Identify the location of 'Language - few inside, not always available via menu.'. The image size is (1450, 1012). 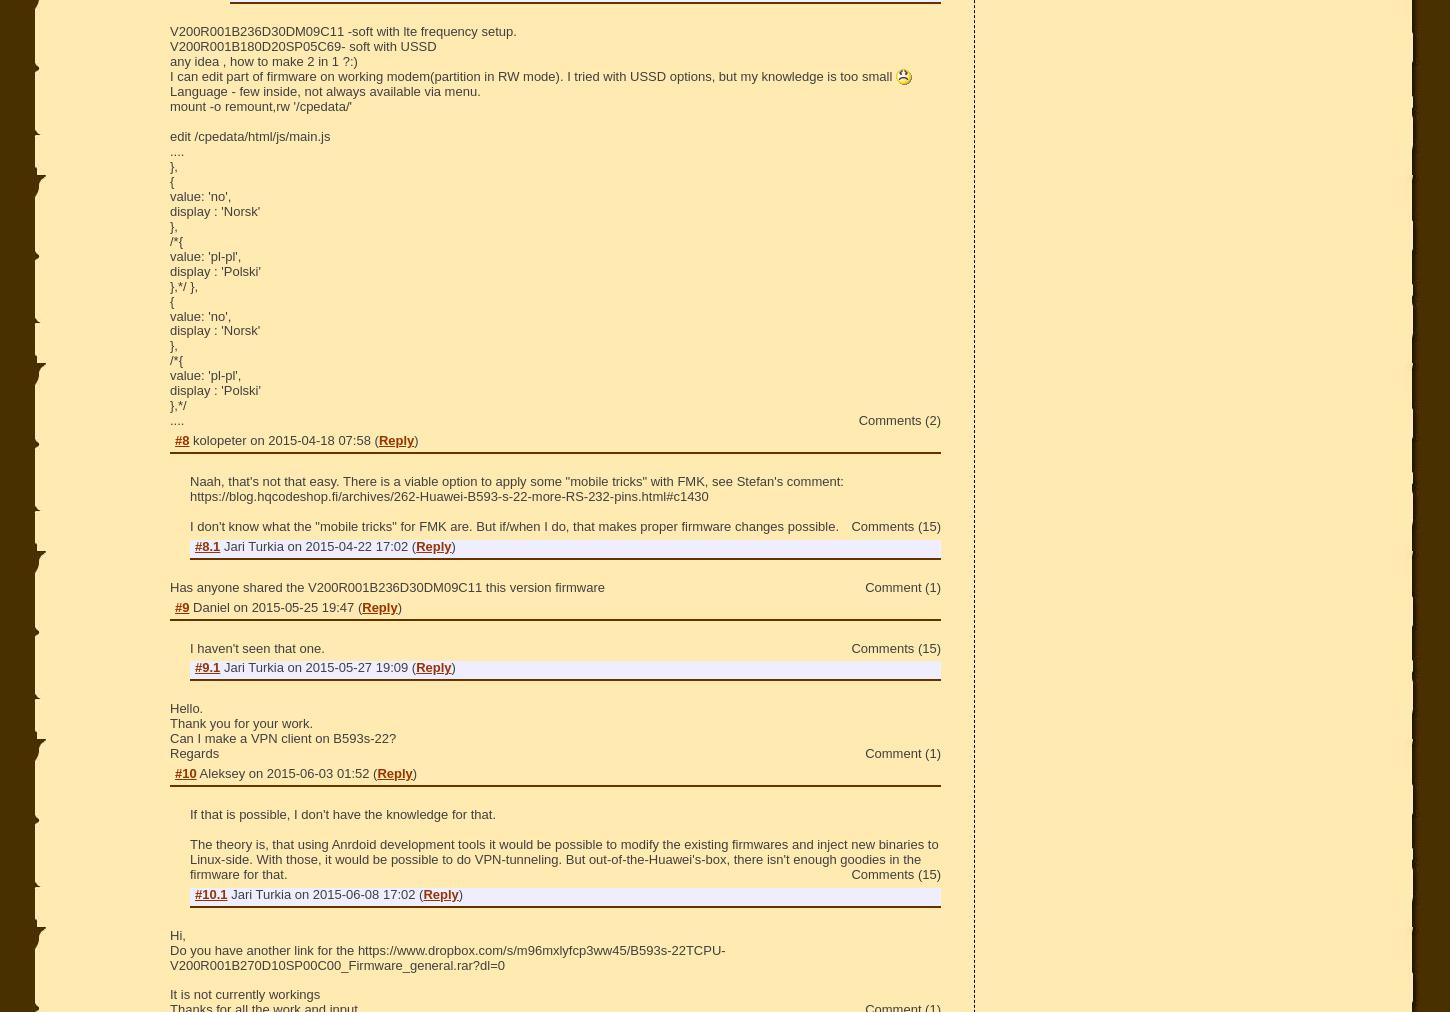
(324, 90).